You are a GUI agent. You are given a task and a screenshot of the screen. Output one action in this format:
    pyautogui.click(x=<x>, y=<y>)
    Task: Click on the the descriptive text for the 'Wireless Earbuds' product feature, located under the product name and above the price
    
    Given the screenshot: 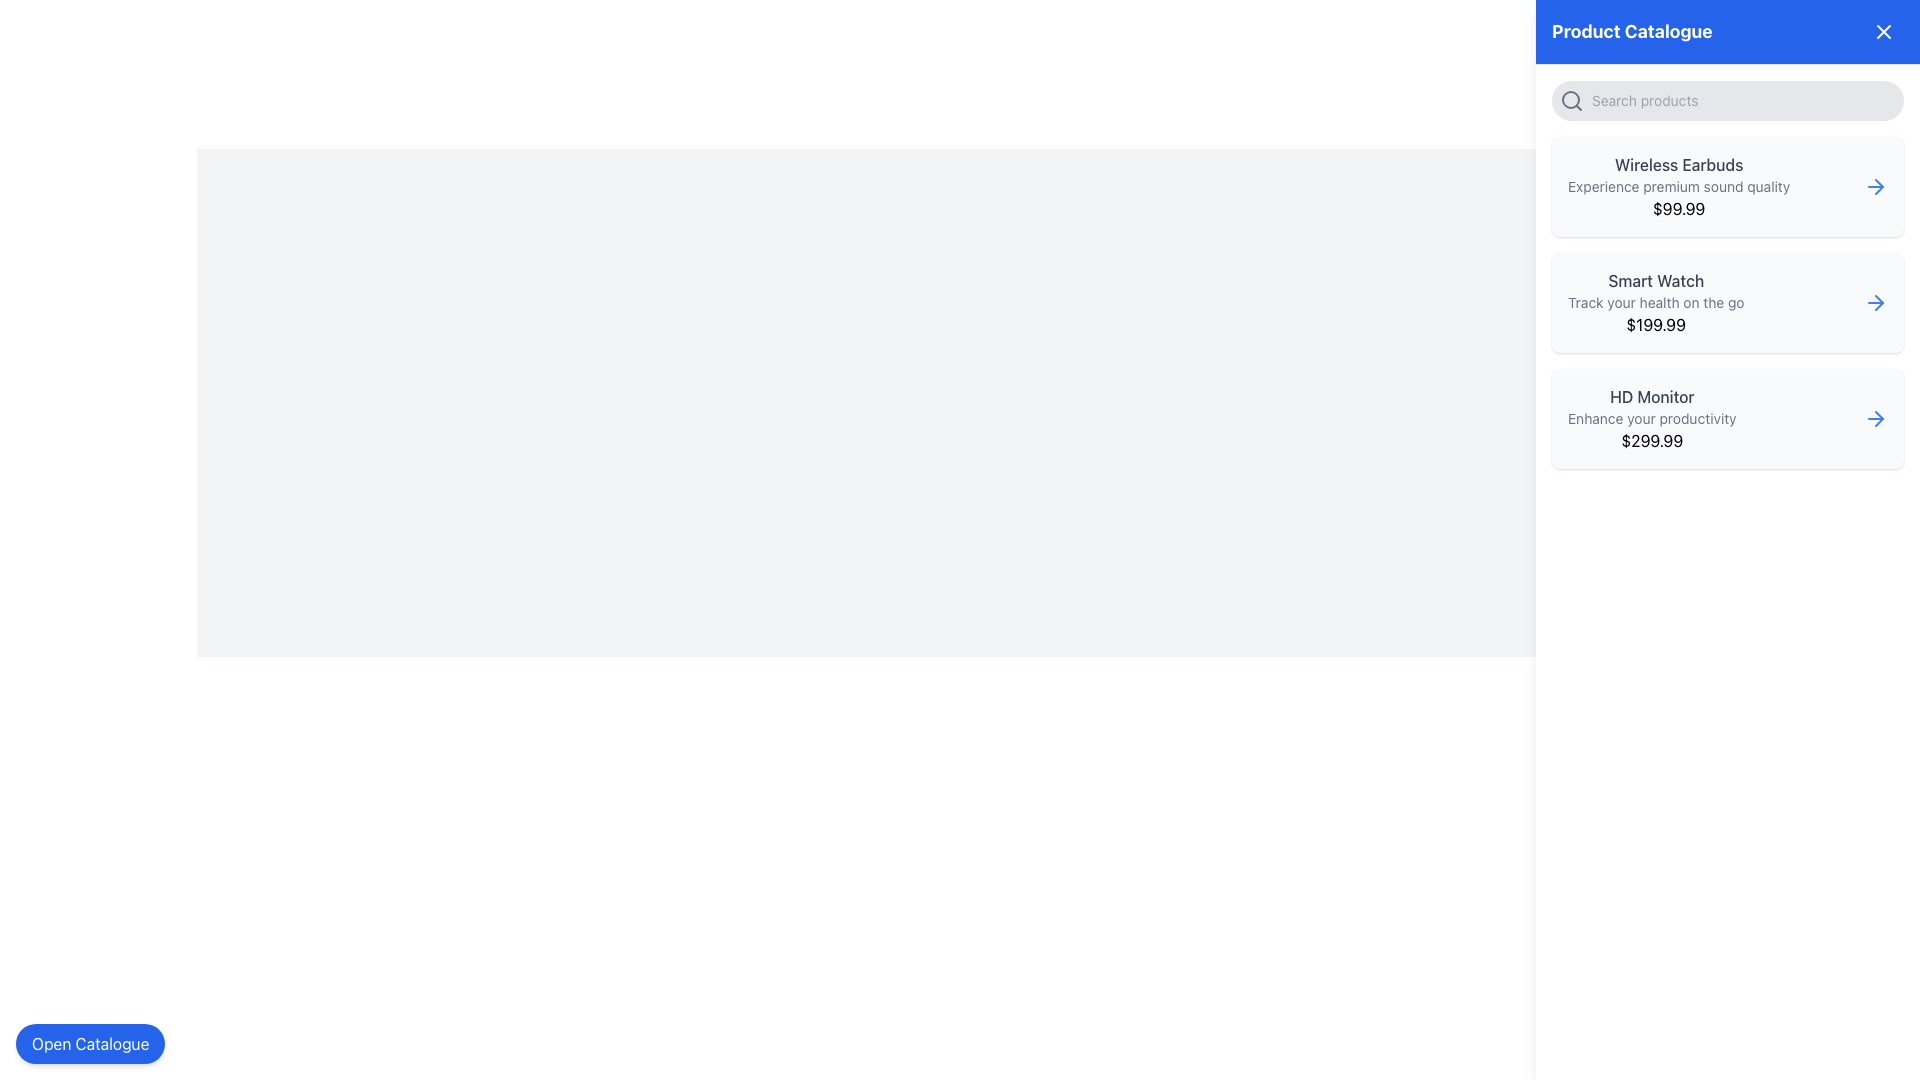 What is the action you would take?
    pyautogui.click(x=1679, y=186)
    